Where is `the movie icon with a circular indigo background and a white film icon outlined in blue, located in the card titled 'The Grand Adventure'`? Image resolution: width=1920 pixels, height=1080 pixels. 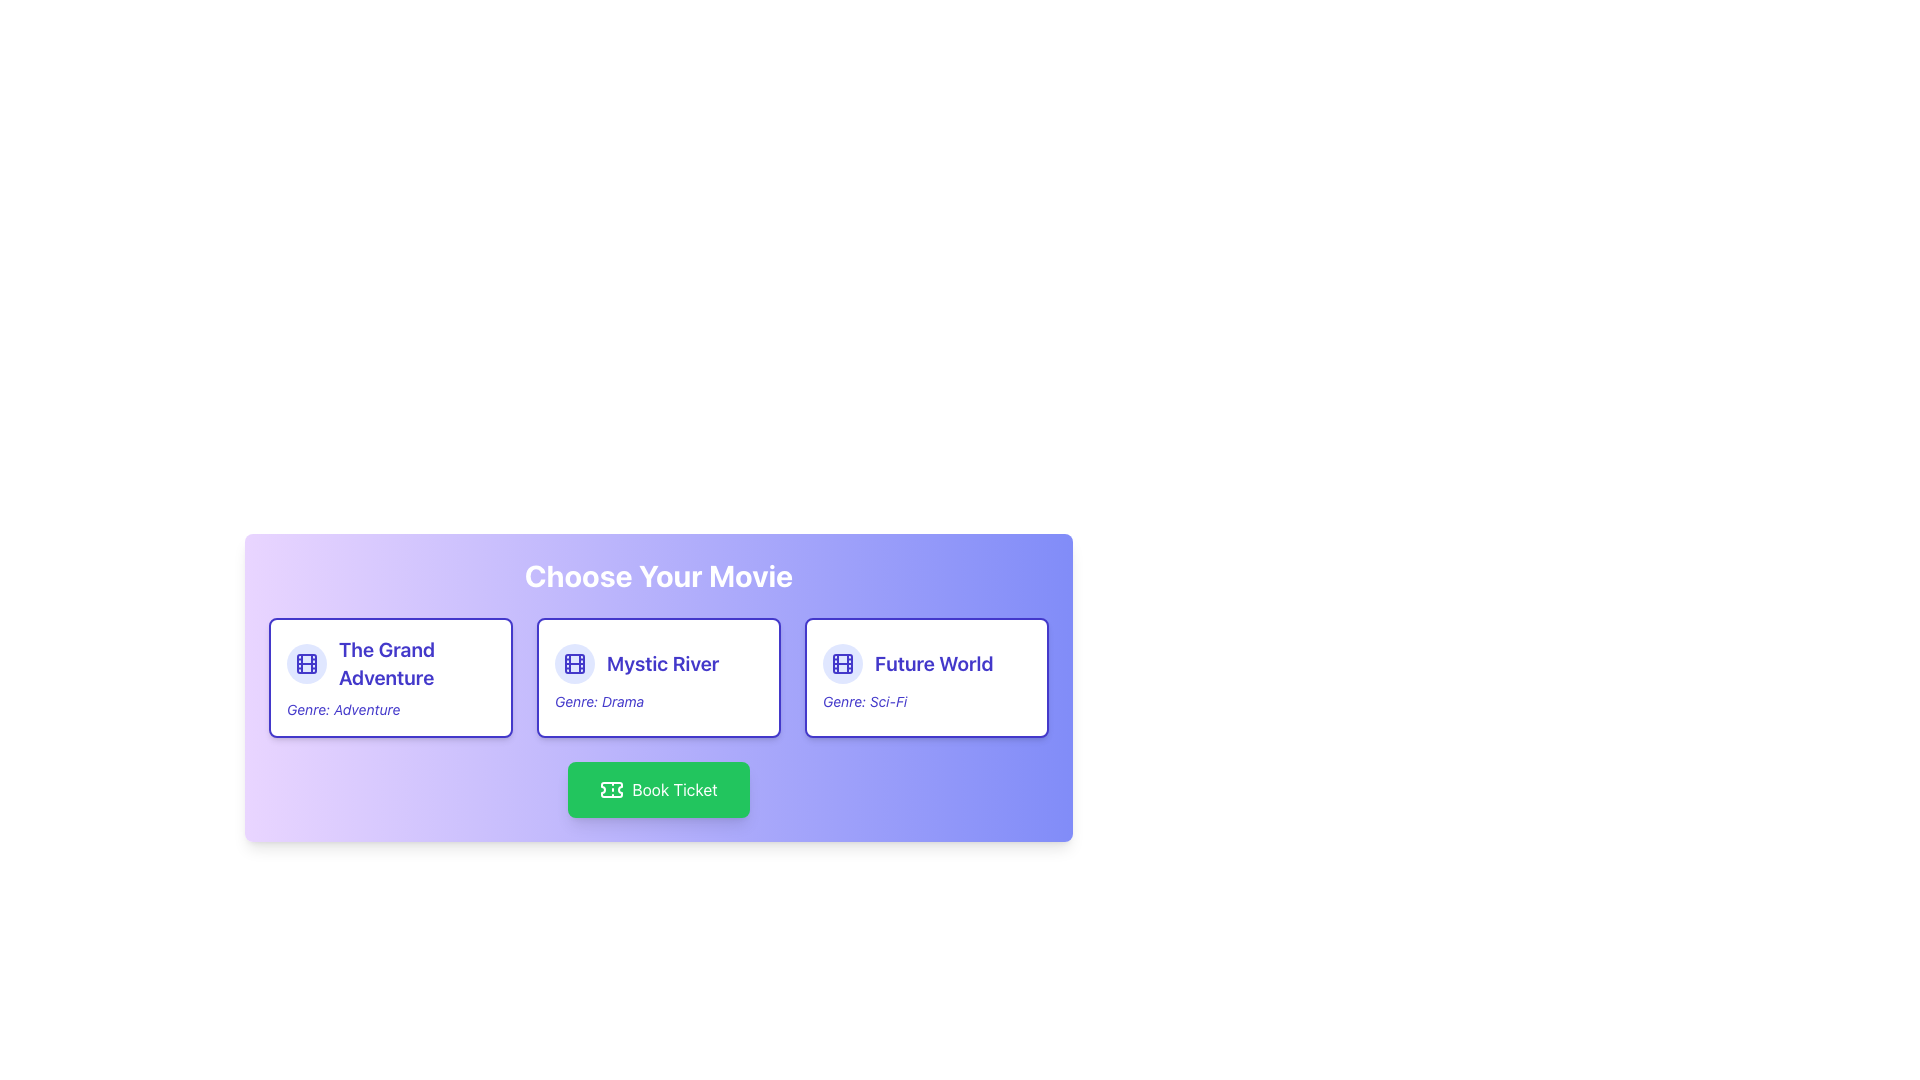 the movie icon with a circular indigo background and a white film icon outlined in blue, located in the card titled 'The Grand Adventure' is located at coordinates (306, 663).